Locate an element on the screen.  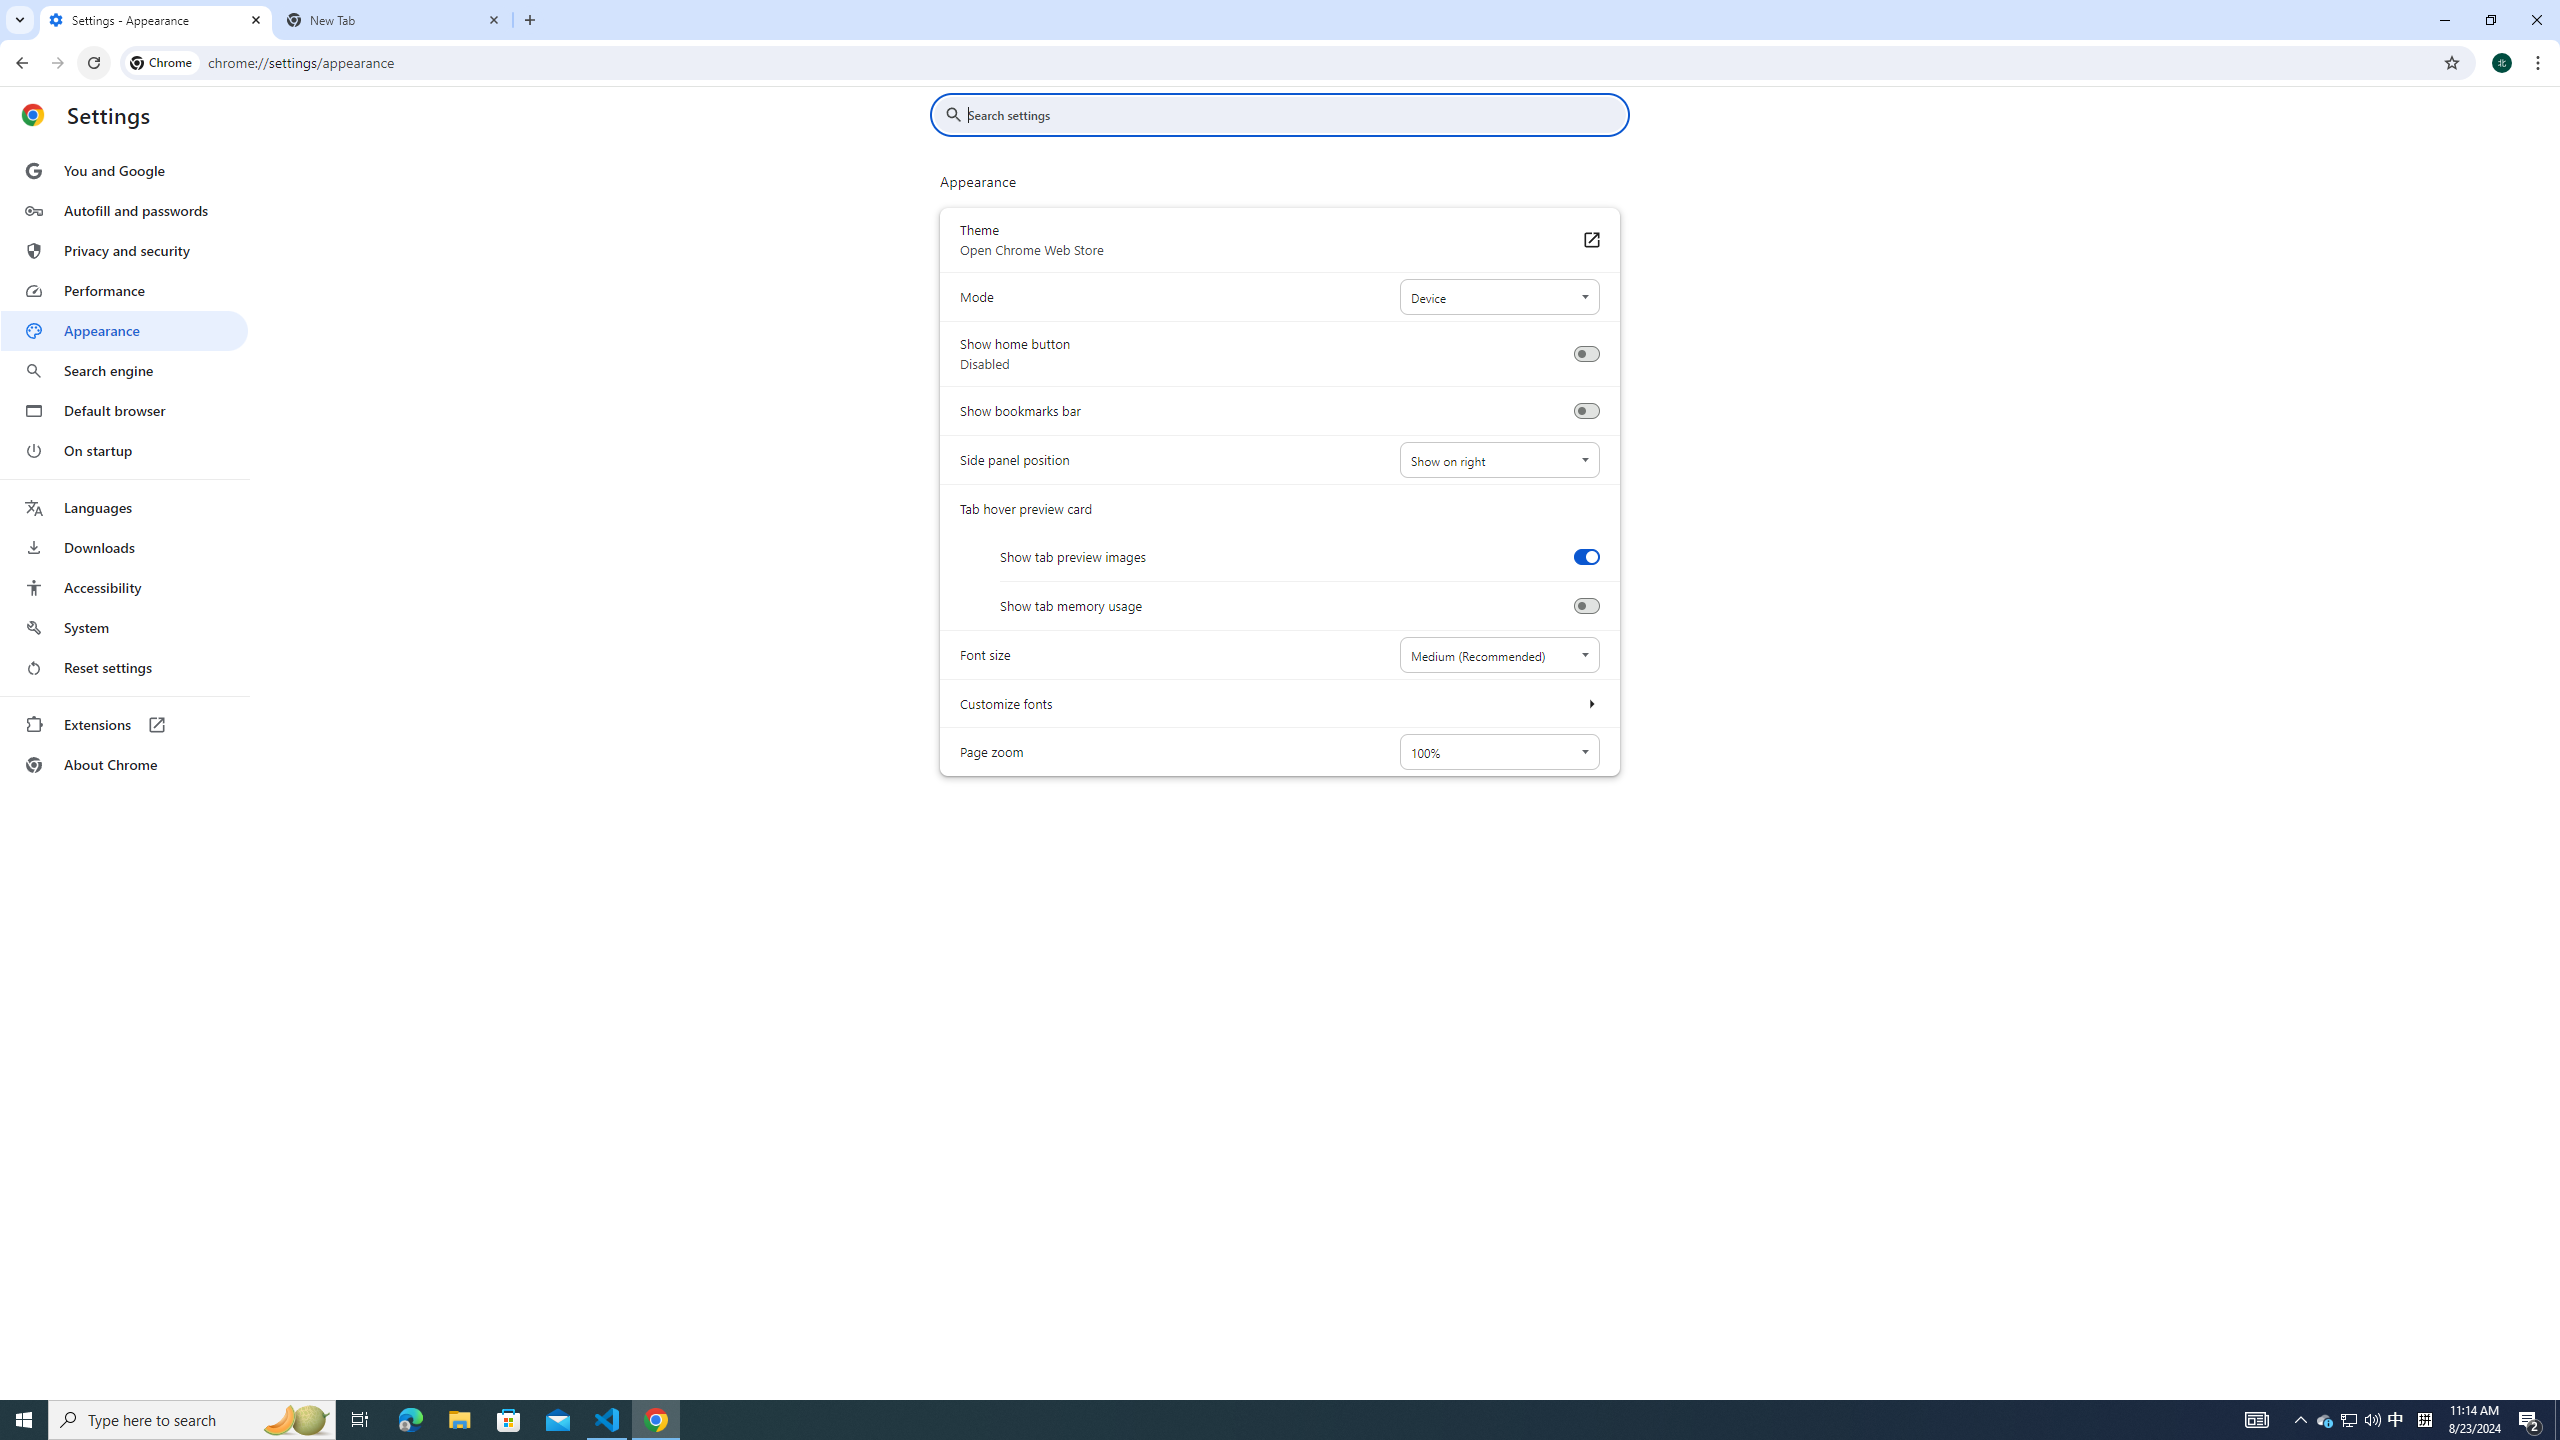
'Show bookmarks bar' is located at coordinates (1585, 410).